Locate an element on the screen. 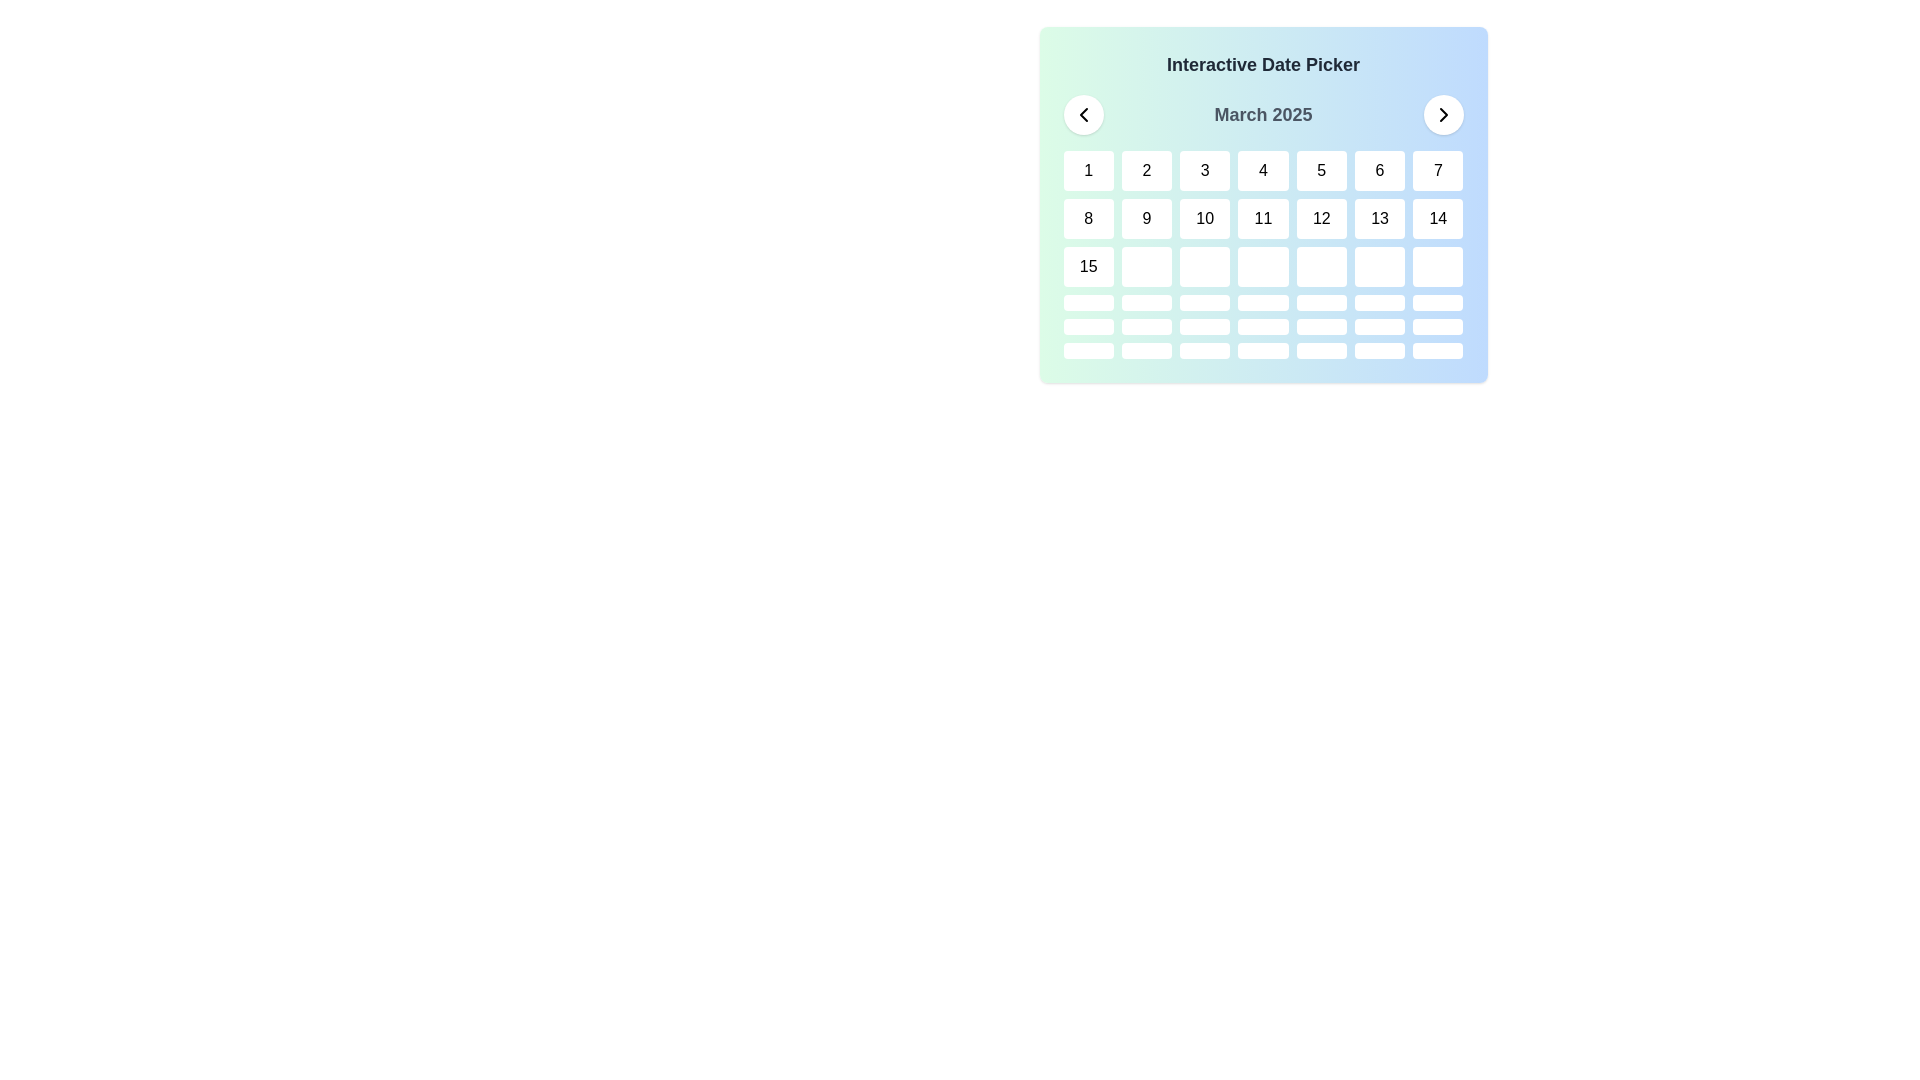 The height and width of the screenshot is (1080, 1920). the date cell displaying '14' in the calendar widget is located at coordinates (1437, 219).